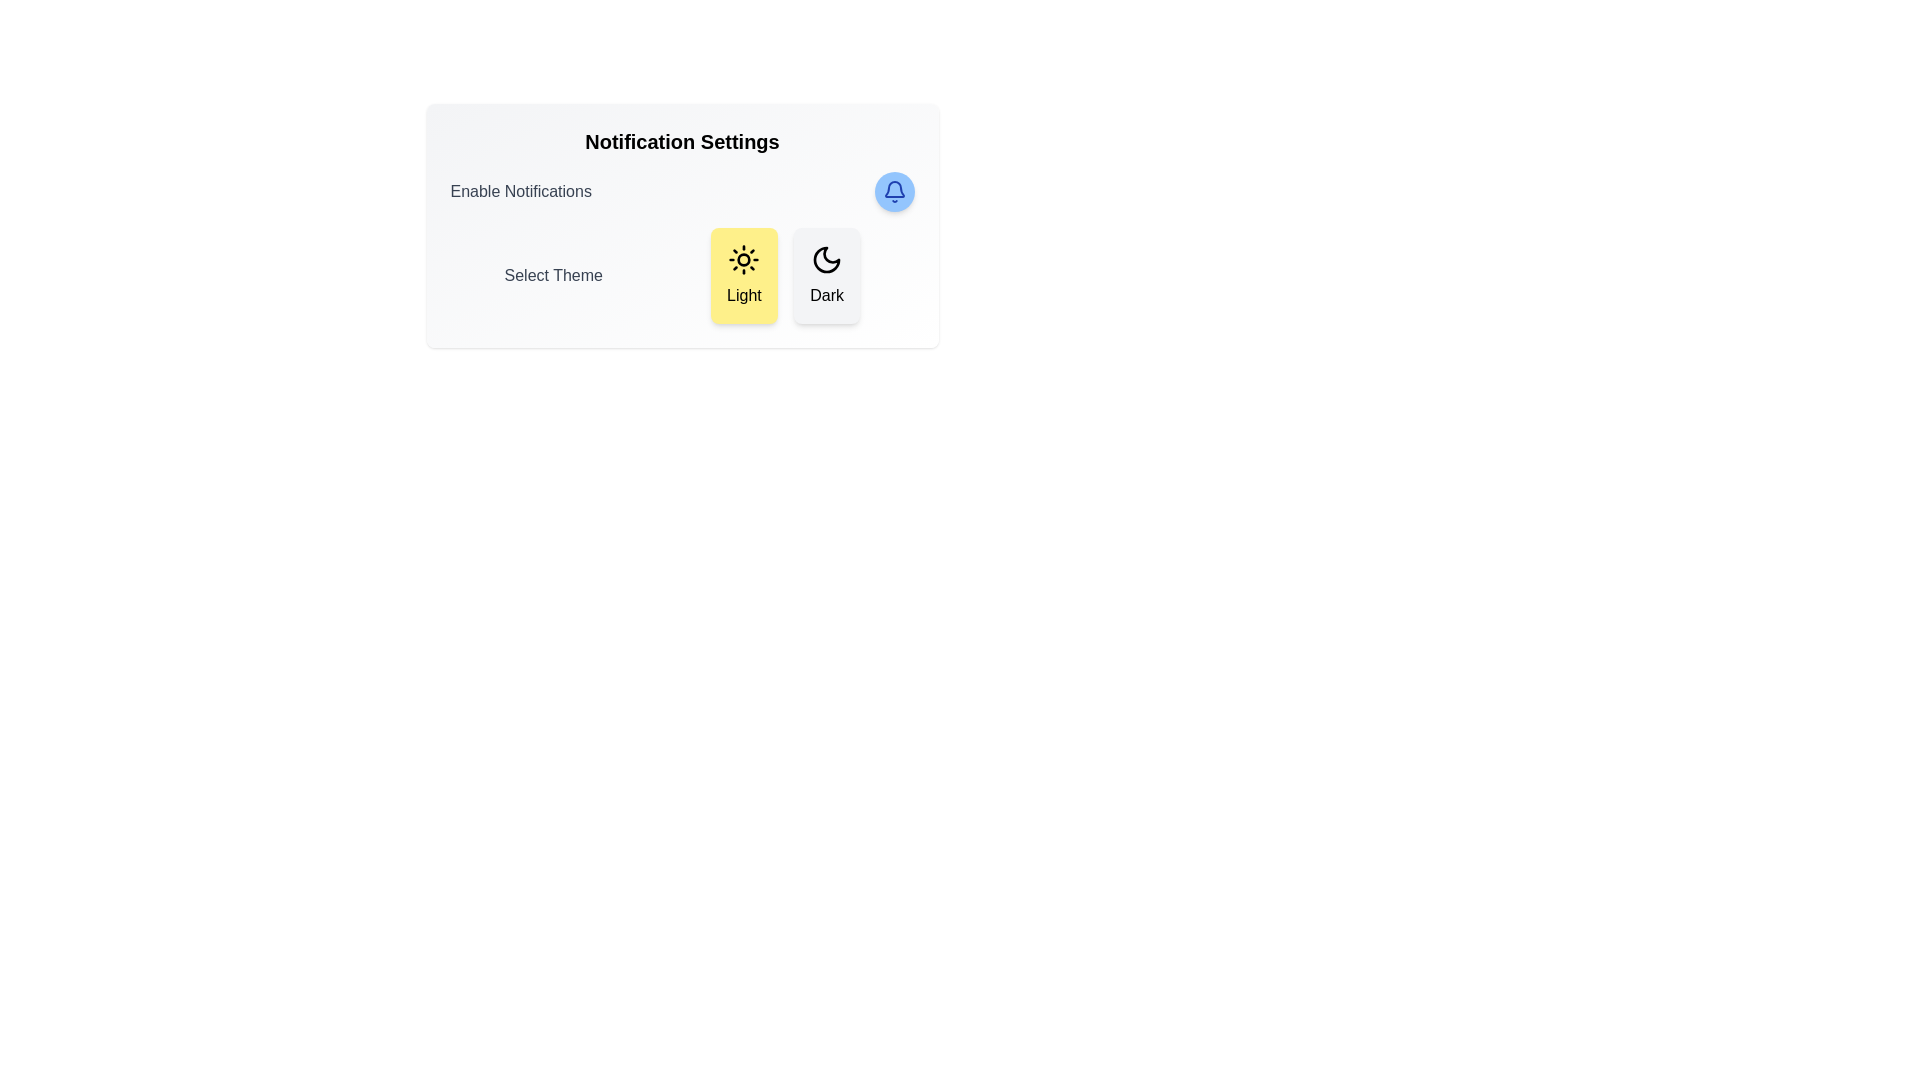  I want to click on the theme by clicking the corresponding button for dark, so click(826, 276).